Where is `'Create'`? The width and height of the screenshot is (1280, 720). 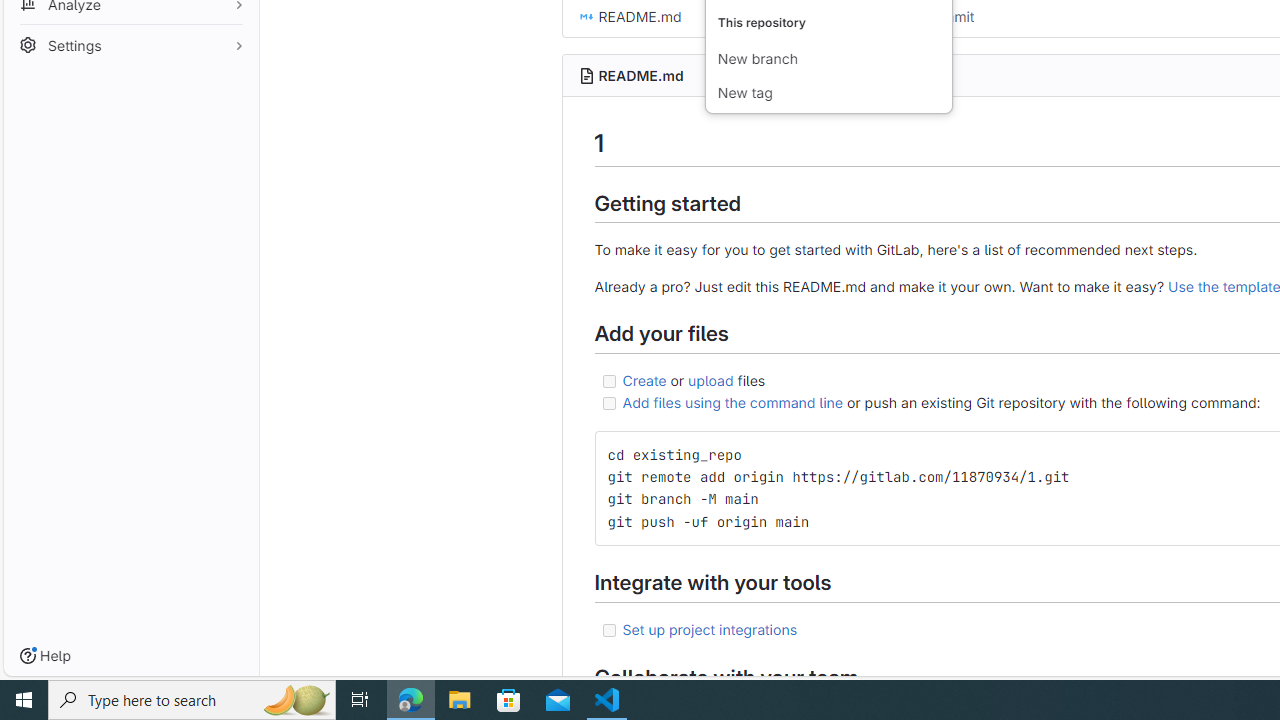 'Create' is located at coordinates (644, 379).